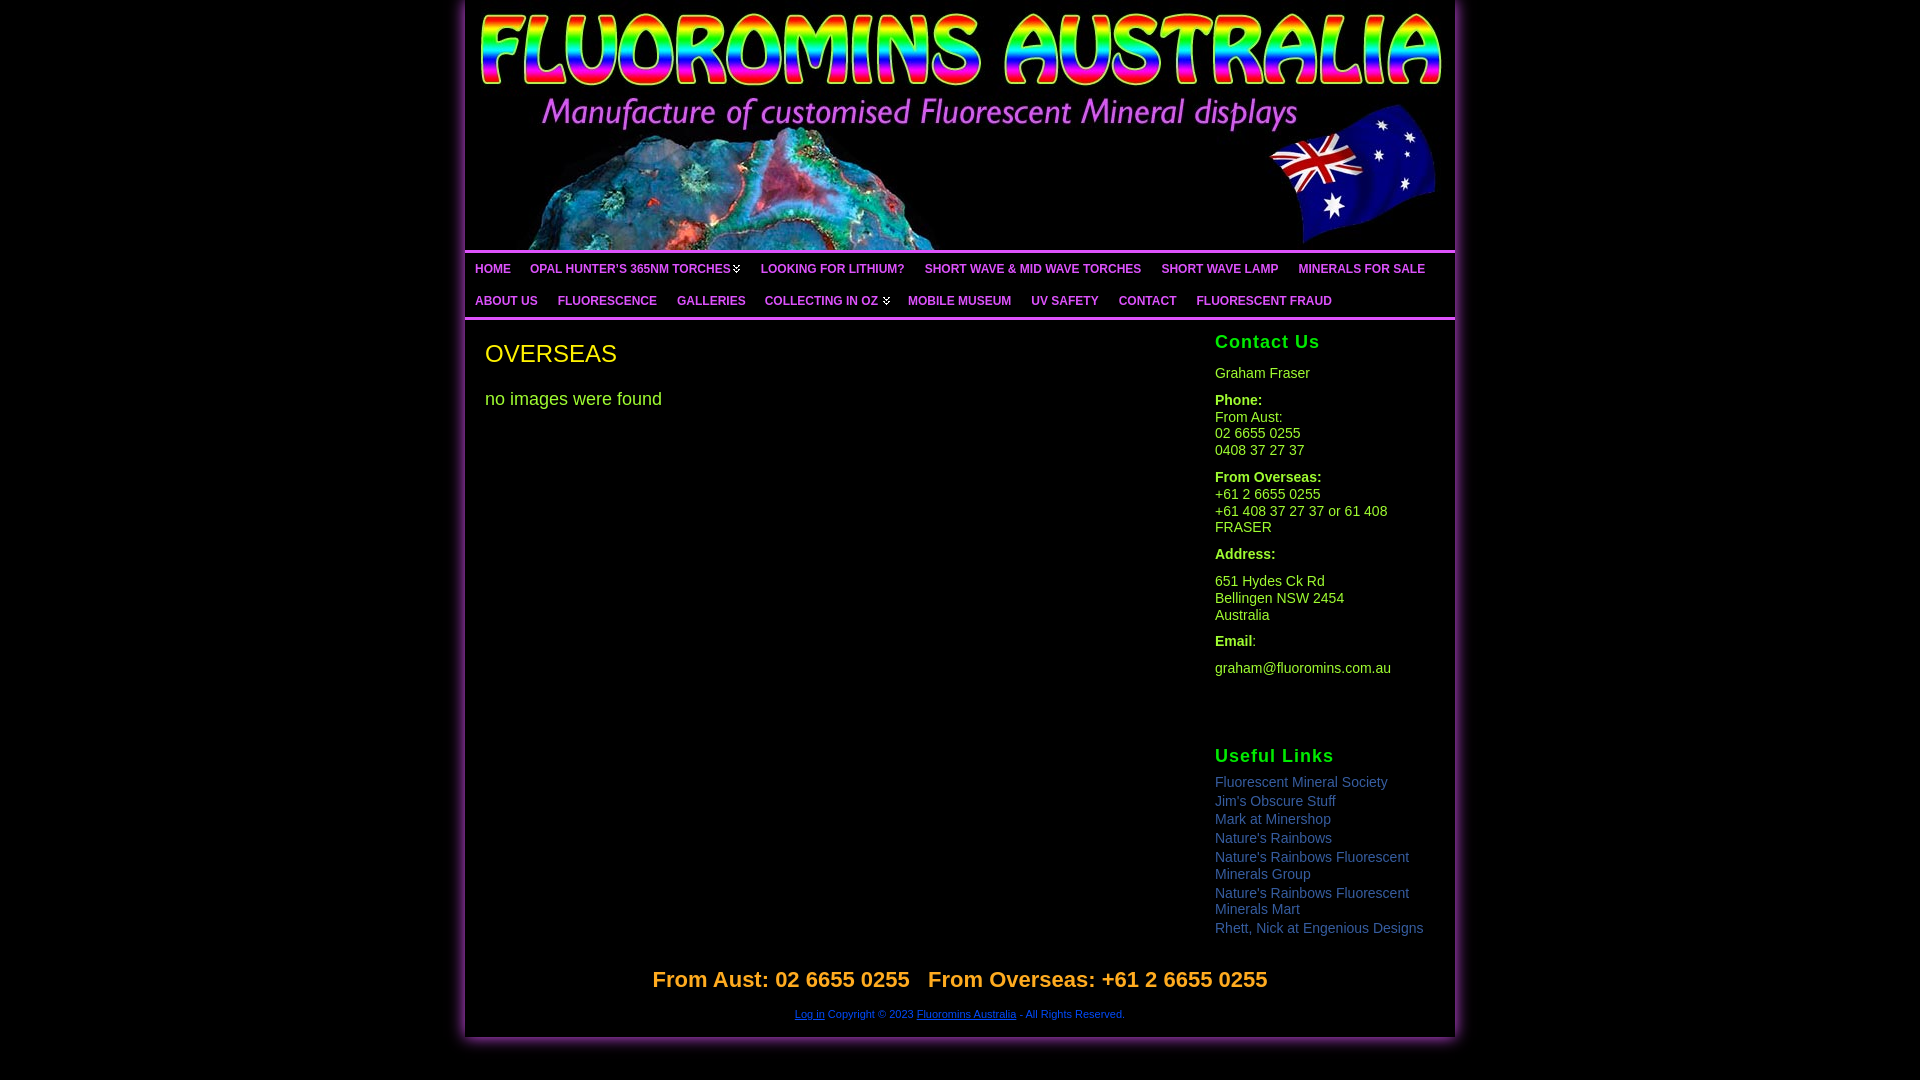 The height and width of the screenshot is (1080, 1920). I want to click on 'Jim's Obscure Stuff', so click(1213, 800).